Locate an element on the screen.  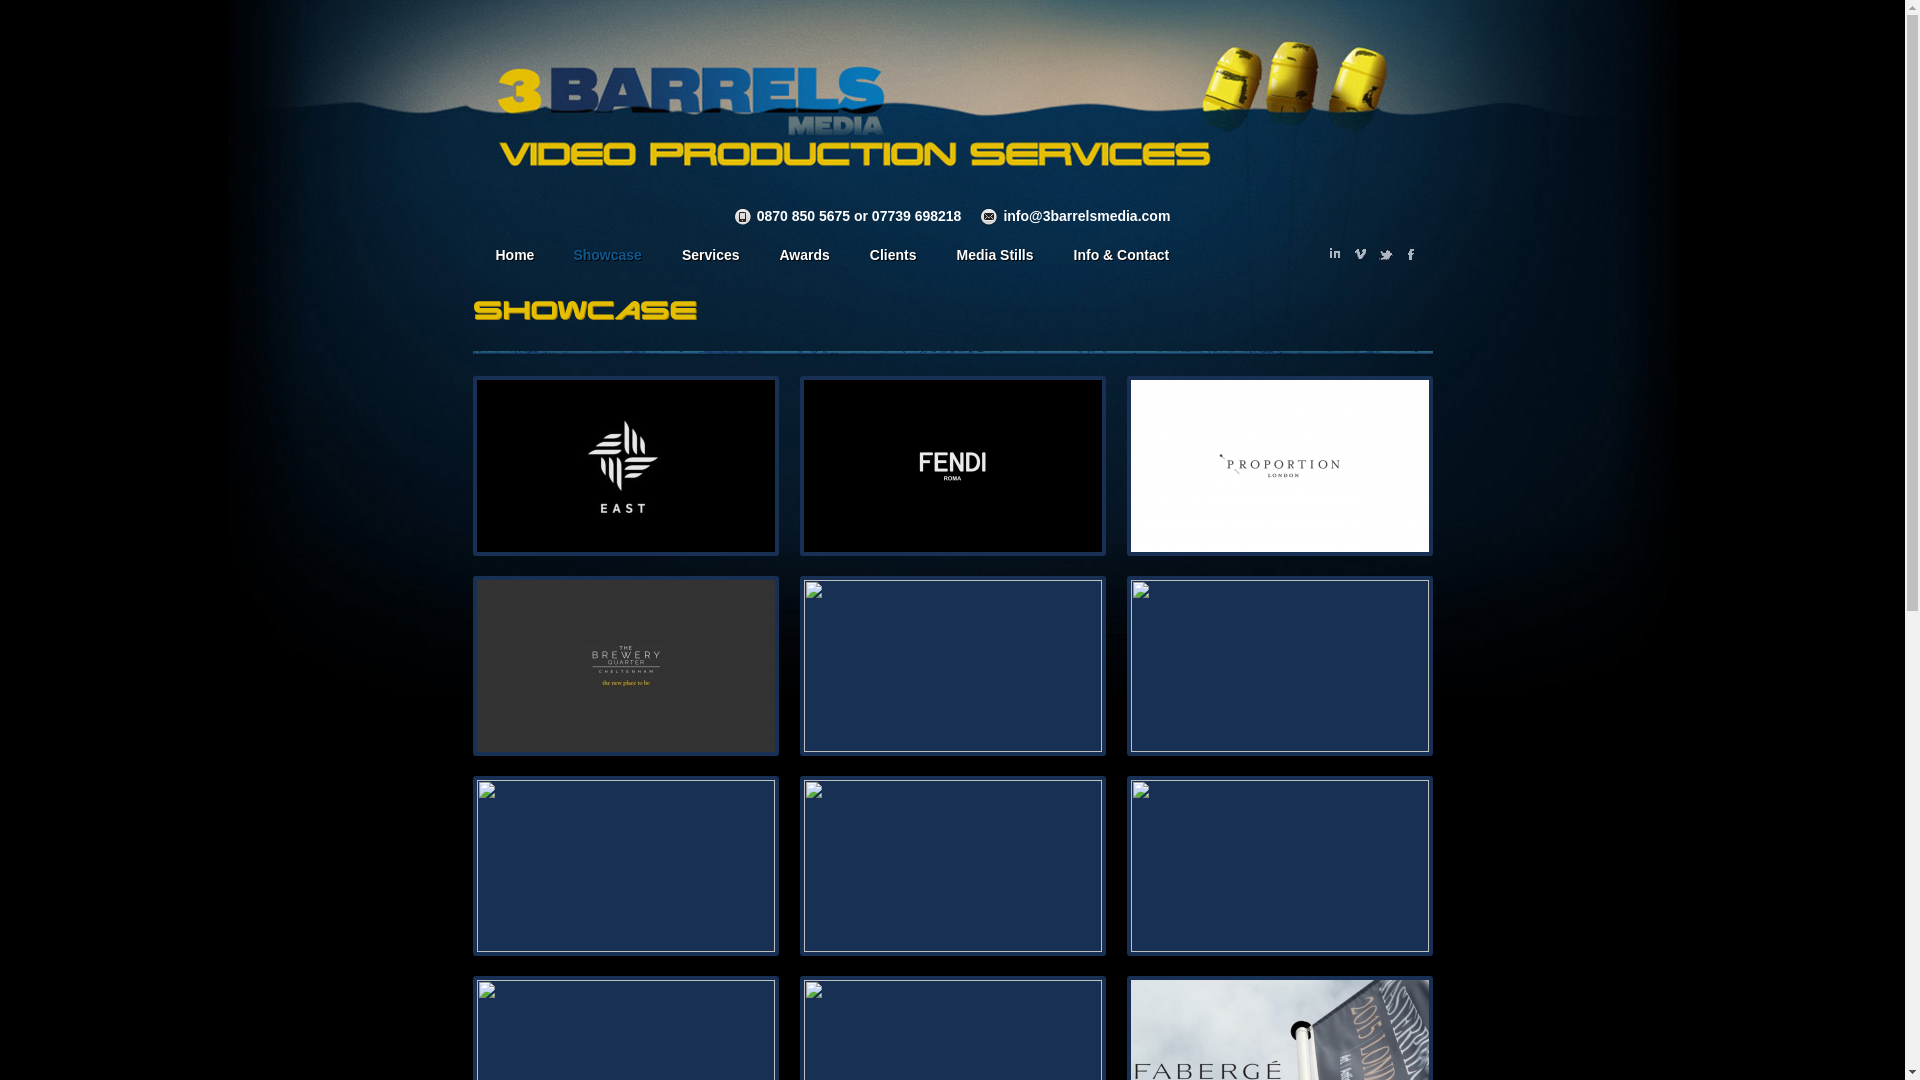
'Martin Commercial Properties' is located at coordinates (474, 666).